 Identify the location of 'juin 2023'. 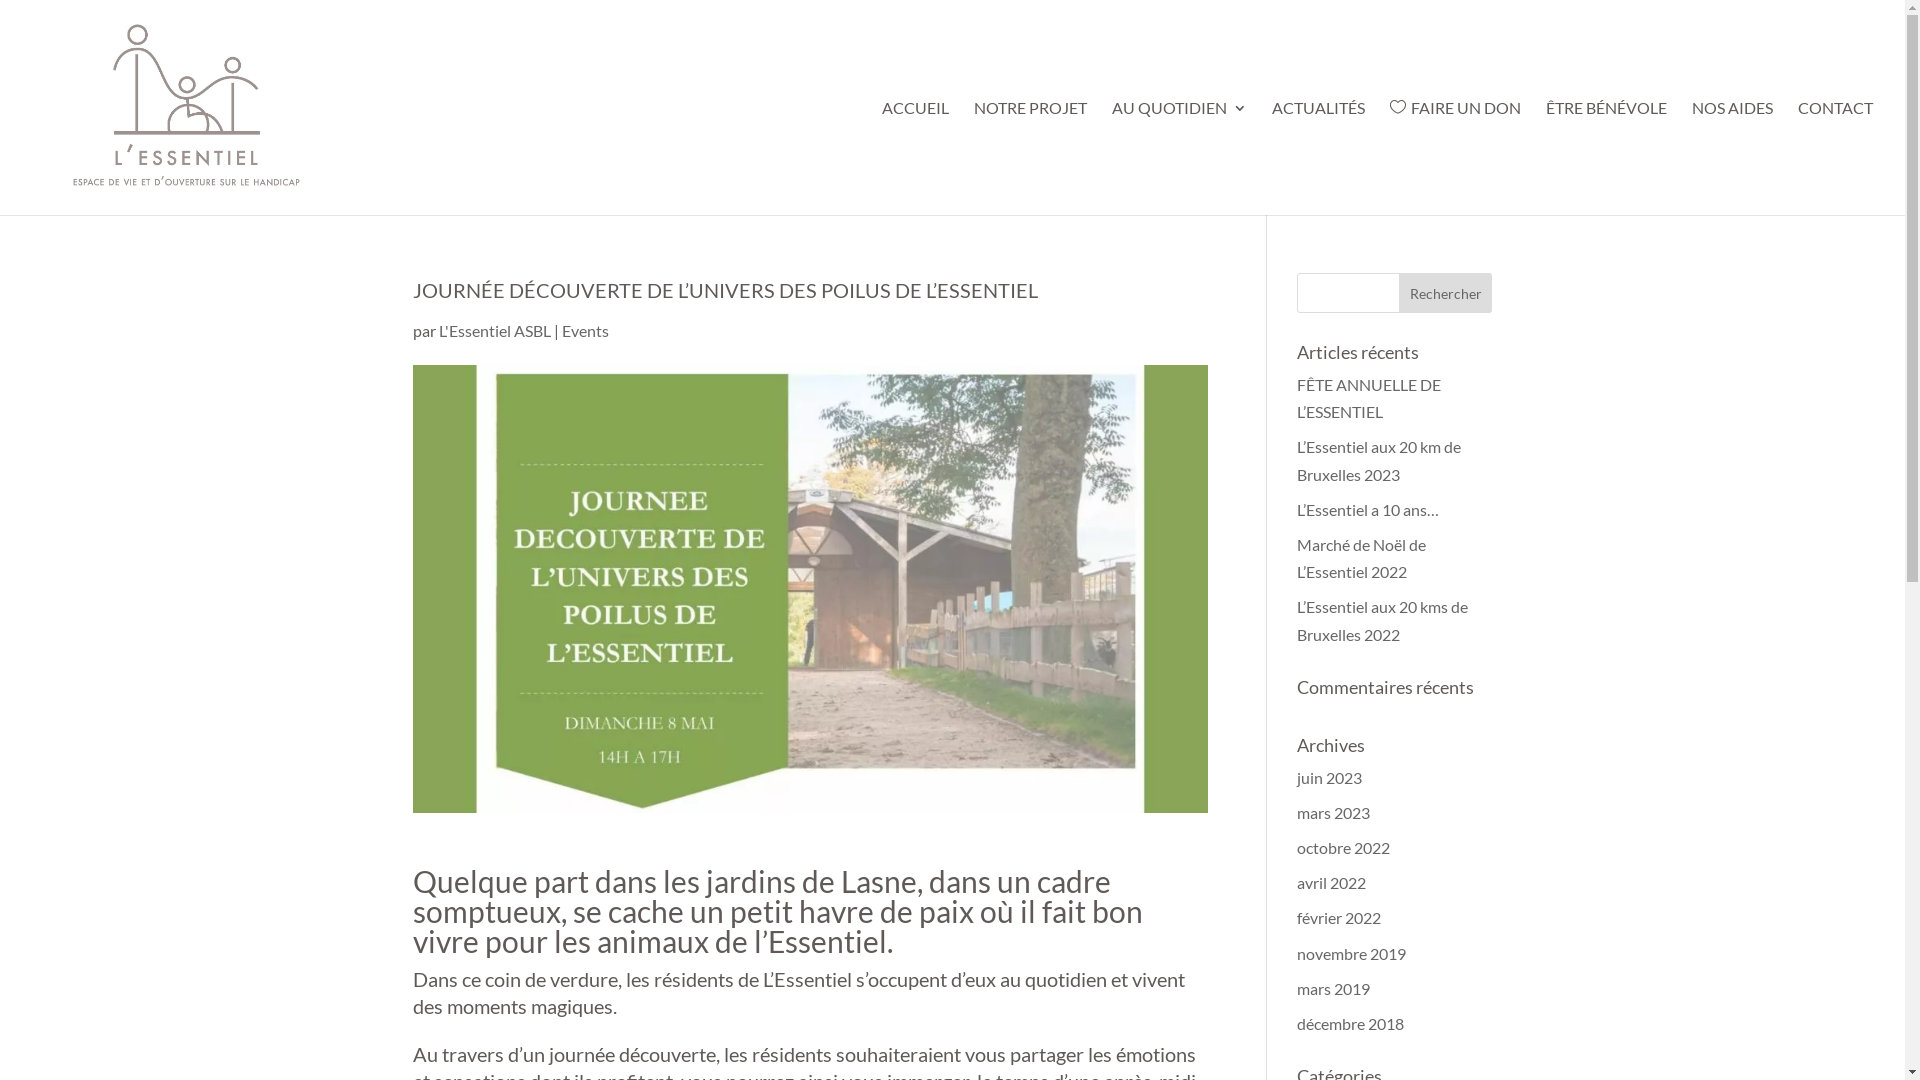
(1329, 776).